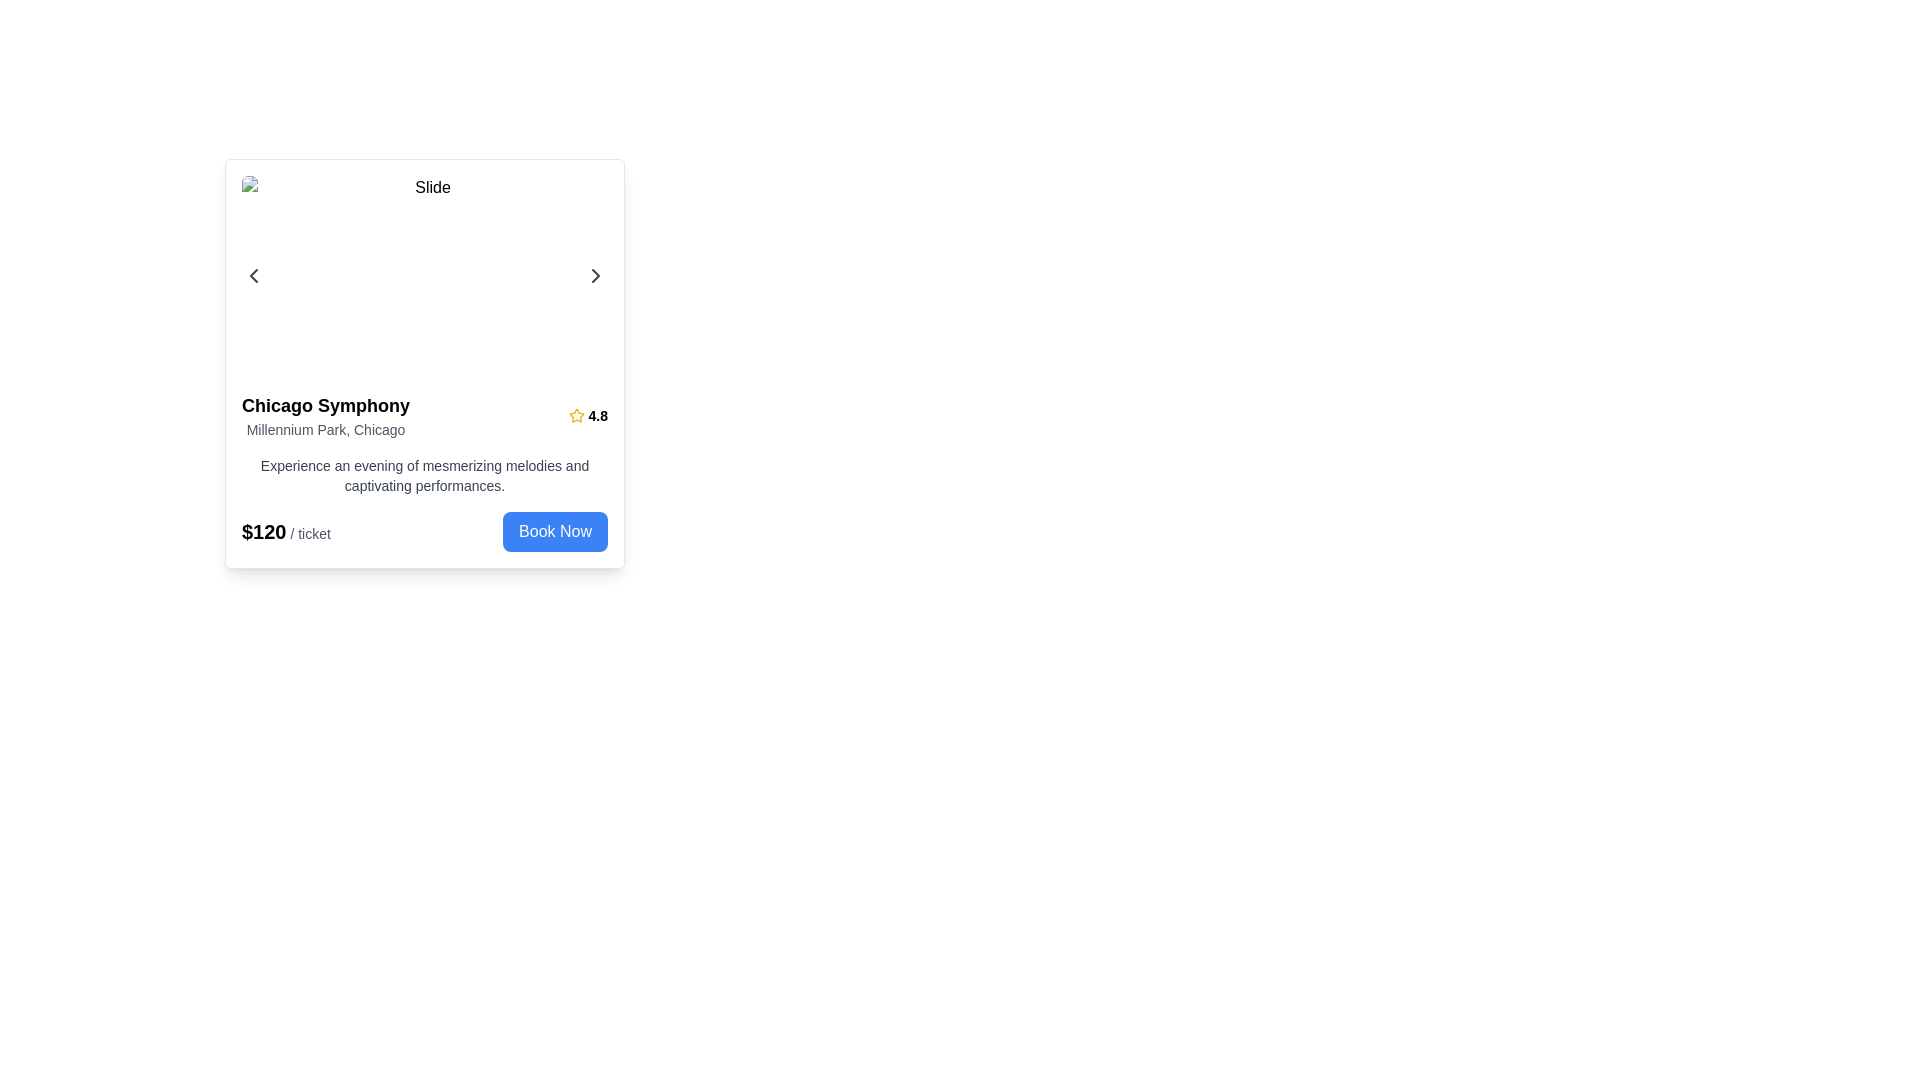  What do you see at coordinates (307, 532) in the screenshot?
I see `the text display indicating that the price is per ticket, which is positioned to the right of the '$120' text within the pricing section at the bottom left corner of the card layout` at bounding box center [307, 532].